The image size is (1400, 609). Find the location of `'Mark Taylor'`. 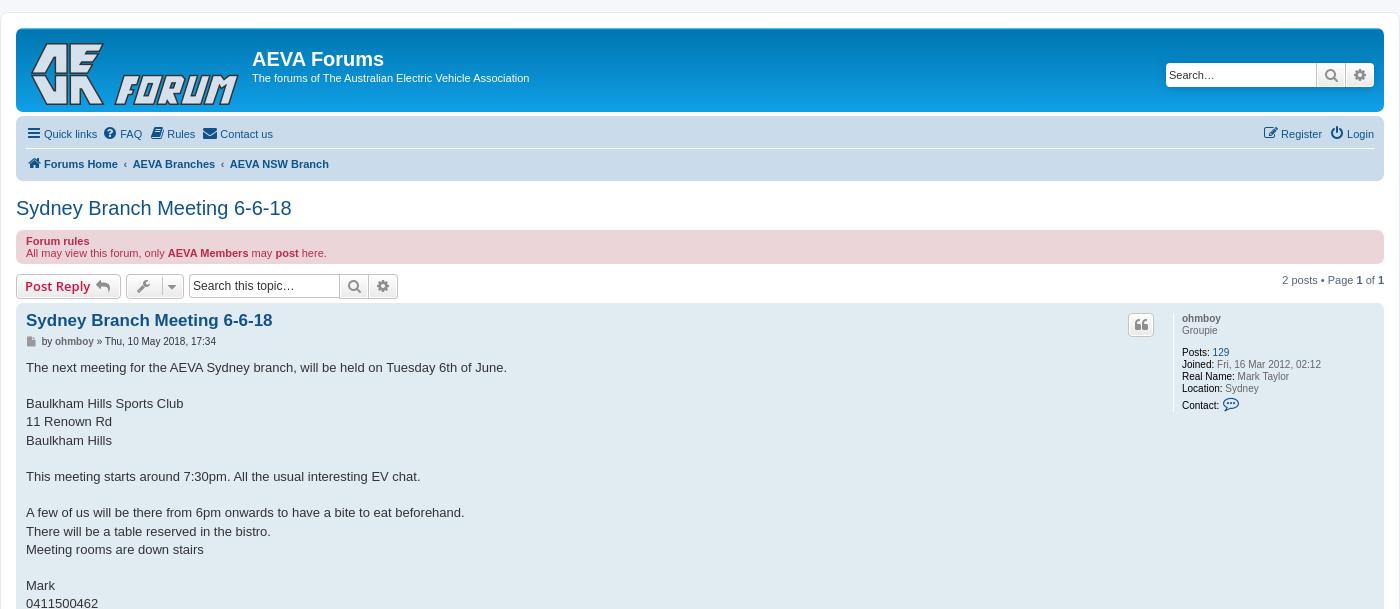

'Mark Taylor' is located at coordinates (1261, 375).